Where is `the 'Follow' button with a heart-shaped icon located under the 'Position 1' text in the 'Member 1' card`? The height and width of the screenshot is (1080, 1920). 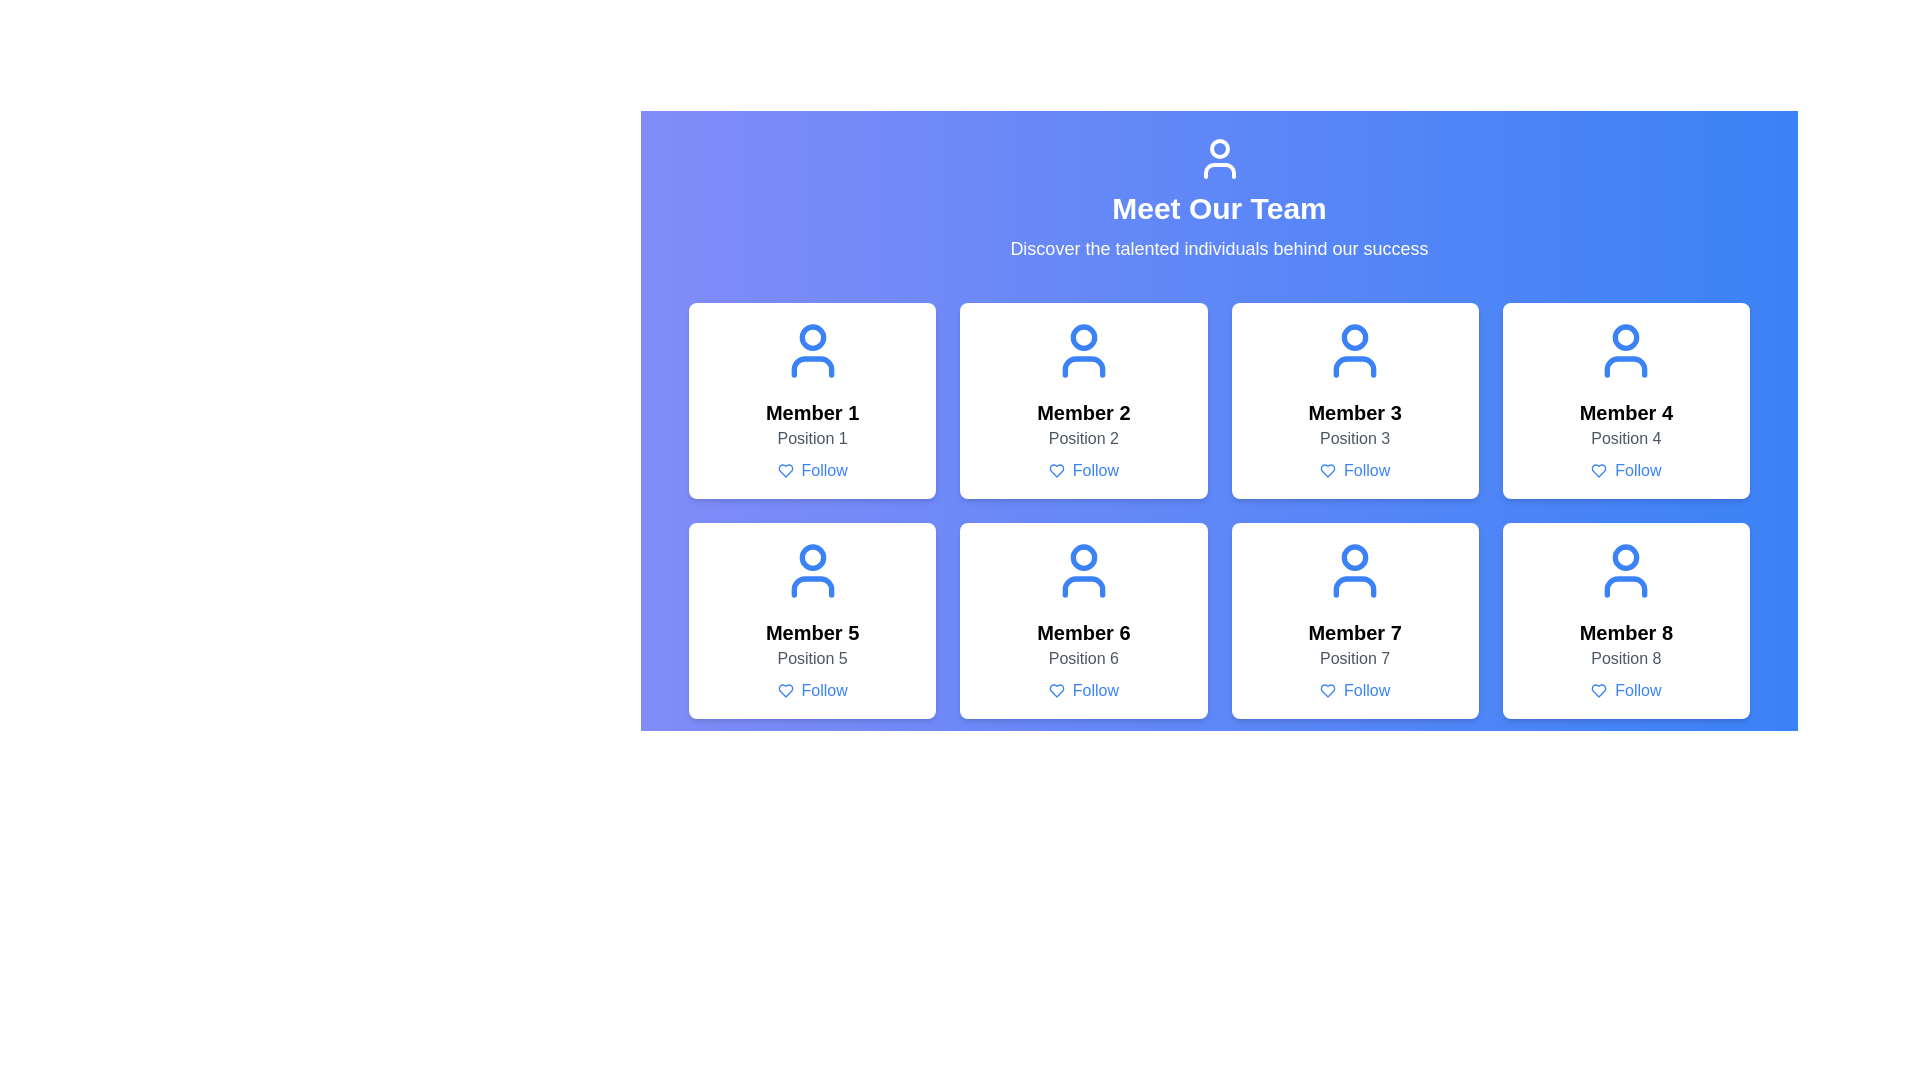
the 'Follow' button with a heart-shaped icon located under the 'Position 1' text in the 'Member 1' card is located at coordinates (812, 470).